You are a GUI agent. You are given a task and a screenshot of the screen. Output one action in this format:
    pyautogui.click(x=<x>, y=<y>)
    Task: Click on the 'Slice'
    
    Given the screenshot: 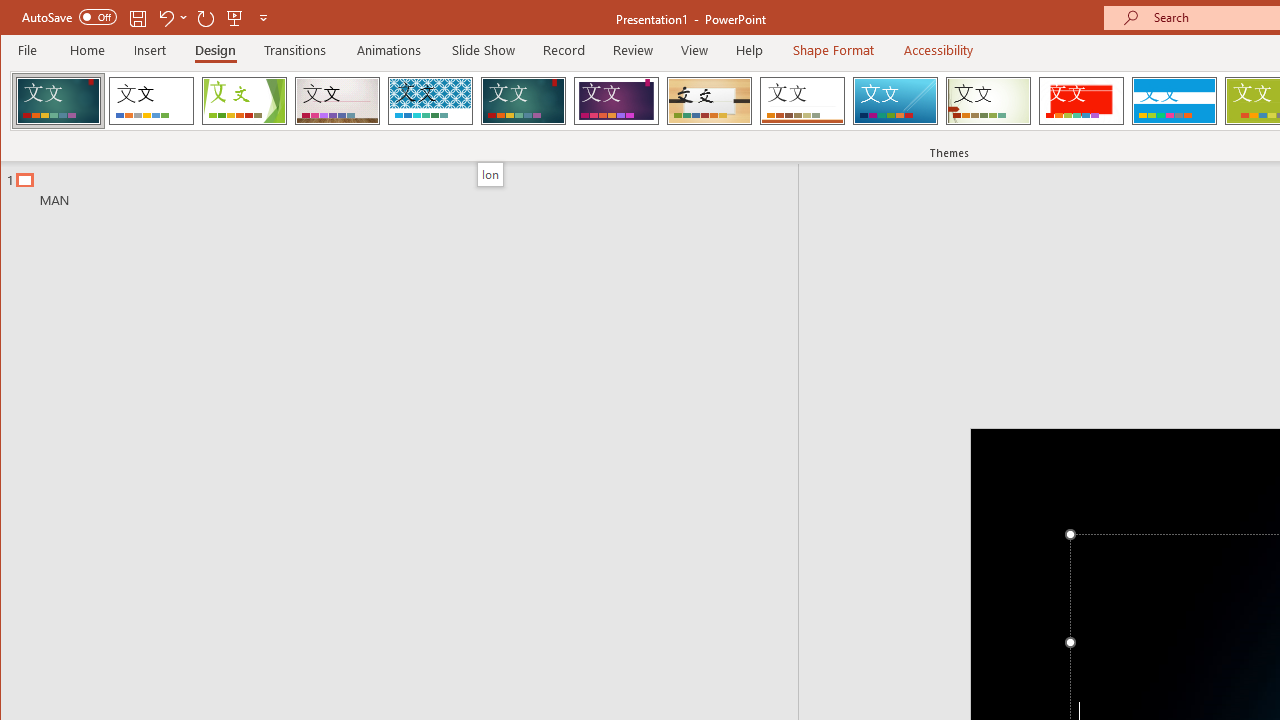 What is the action you would take?
    pyautogui.click(x=894, y=100)
    